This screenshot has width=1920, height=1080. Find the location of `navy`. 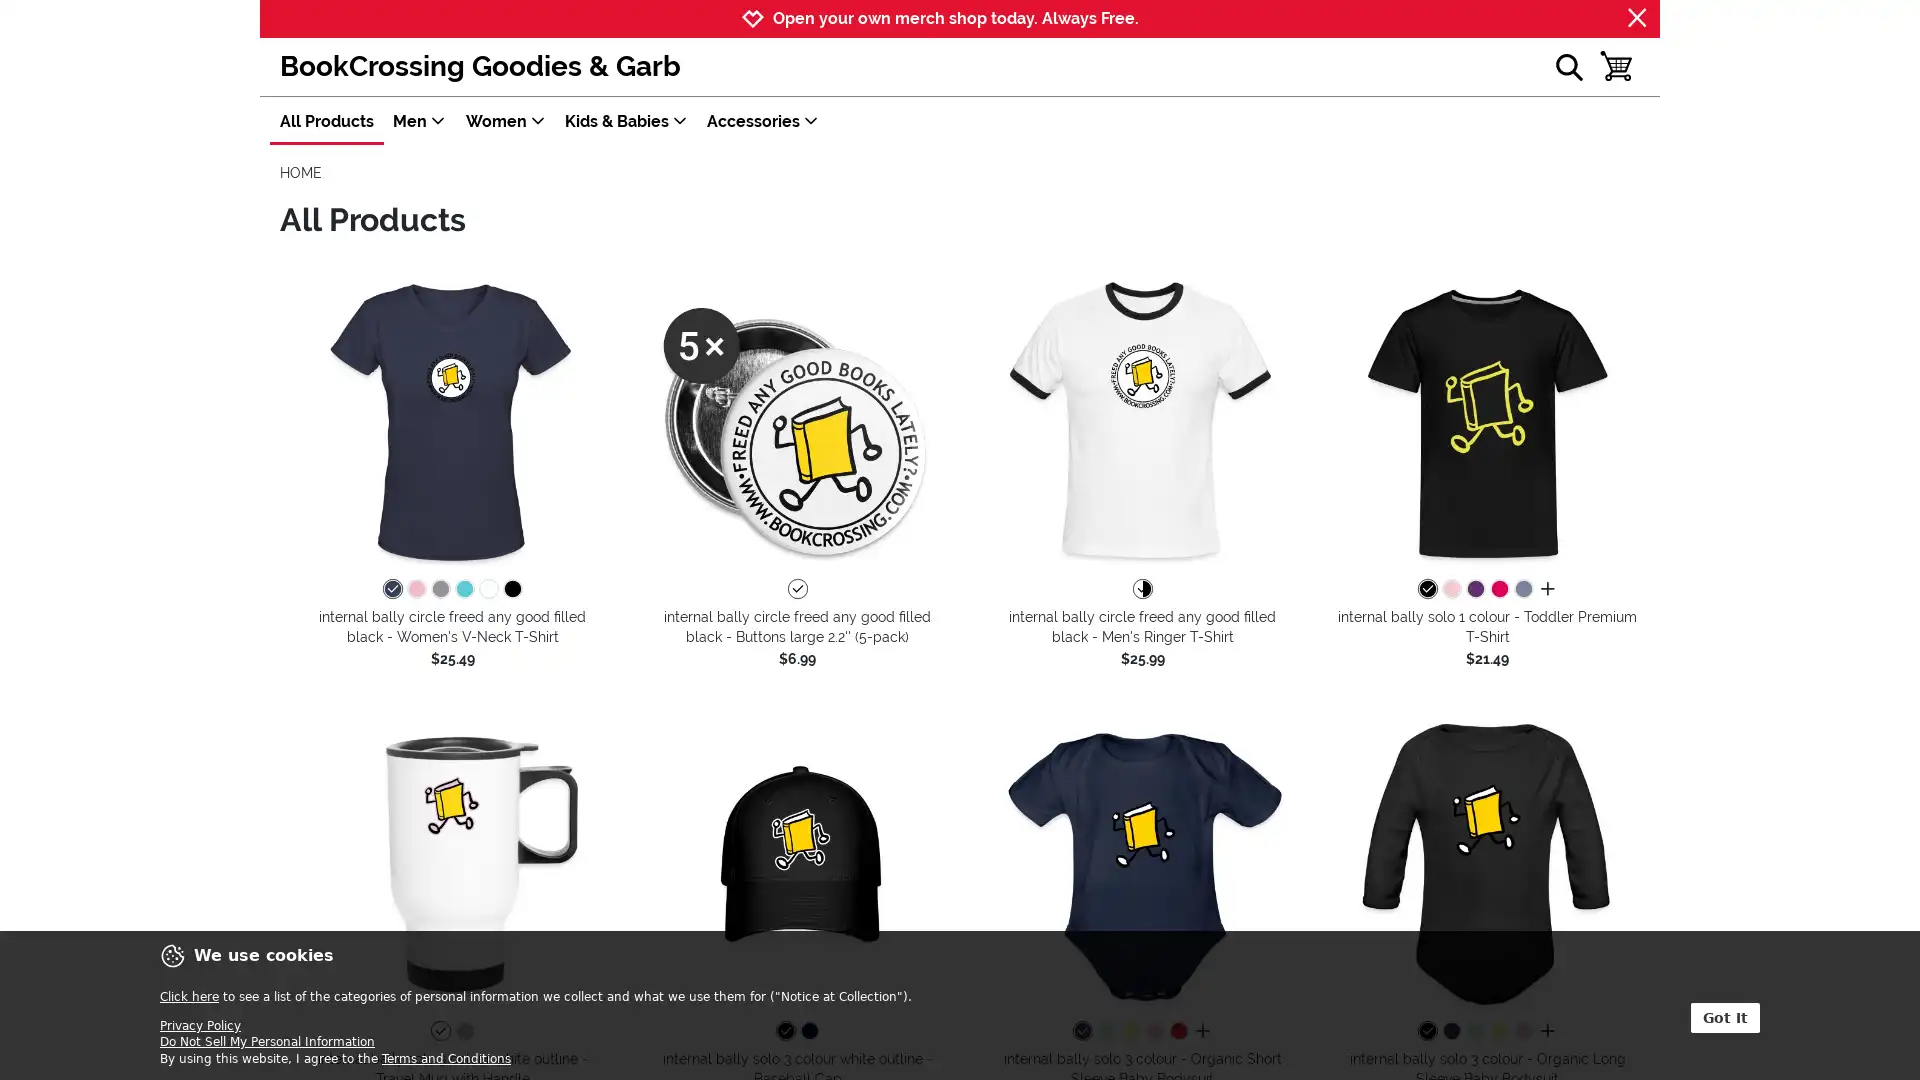

navy is located at coordinates (392, 589).